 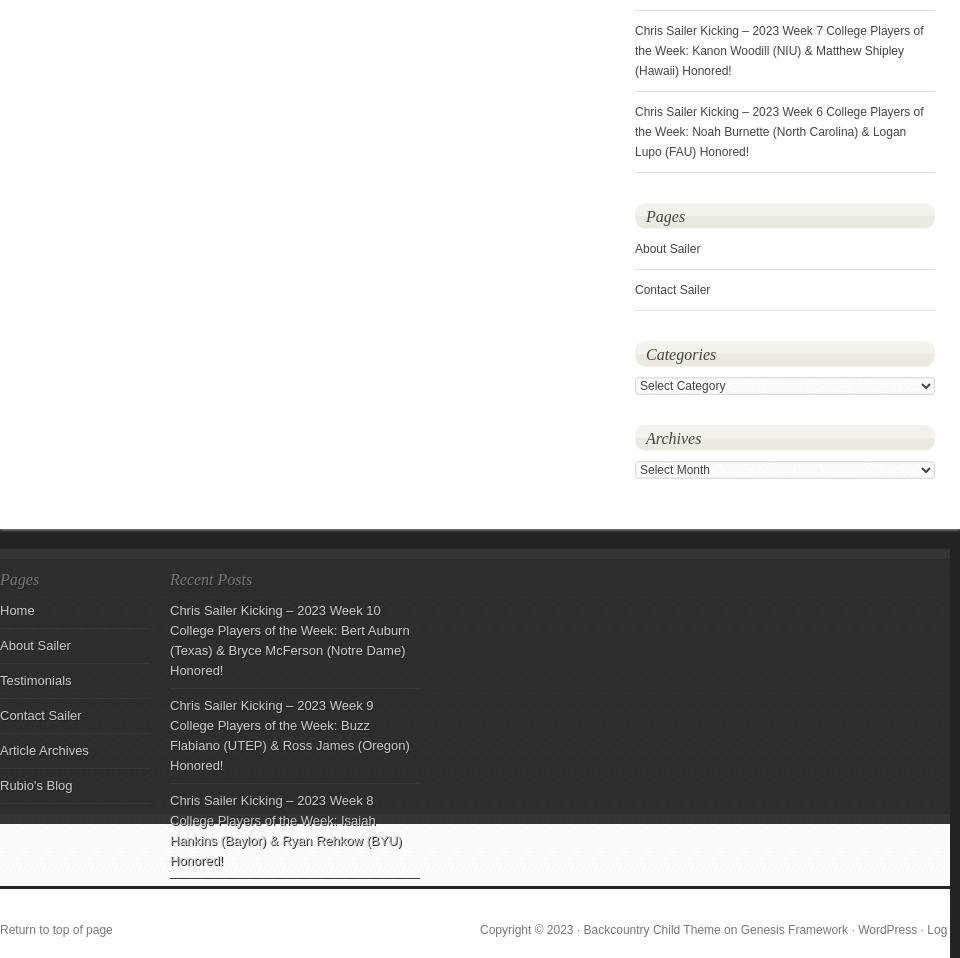 I want to click on 'Chris Sailer Kicking – 2023 Week 8 College Players of the Week: Isaiah Hankins (Baylor) & Ryan Rehkow (BYU) Honored!', so click(x=284, y=829).